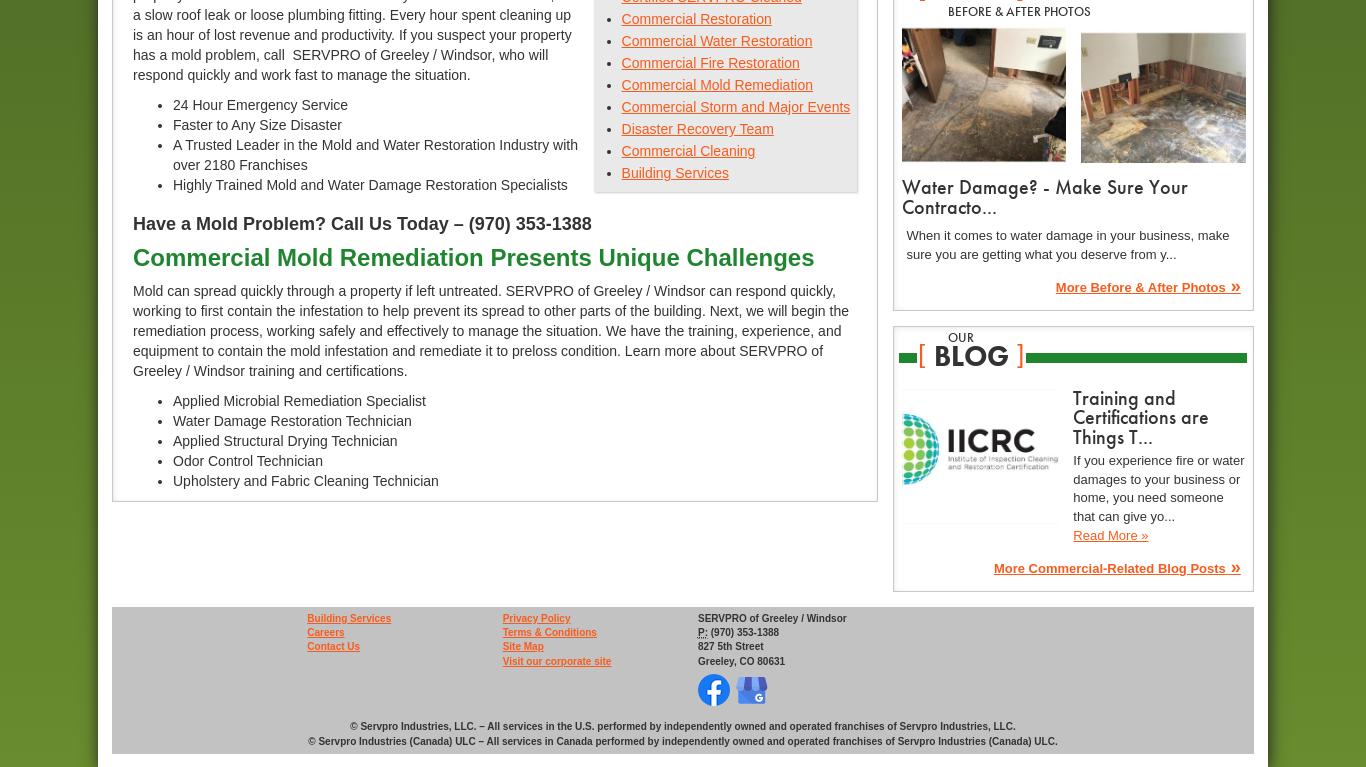  Describe the element at coordinates (333, 645) in the screenshot. I see `'Contact Us'` at that location.